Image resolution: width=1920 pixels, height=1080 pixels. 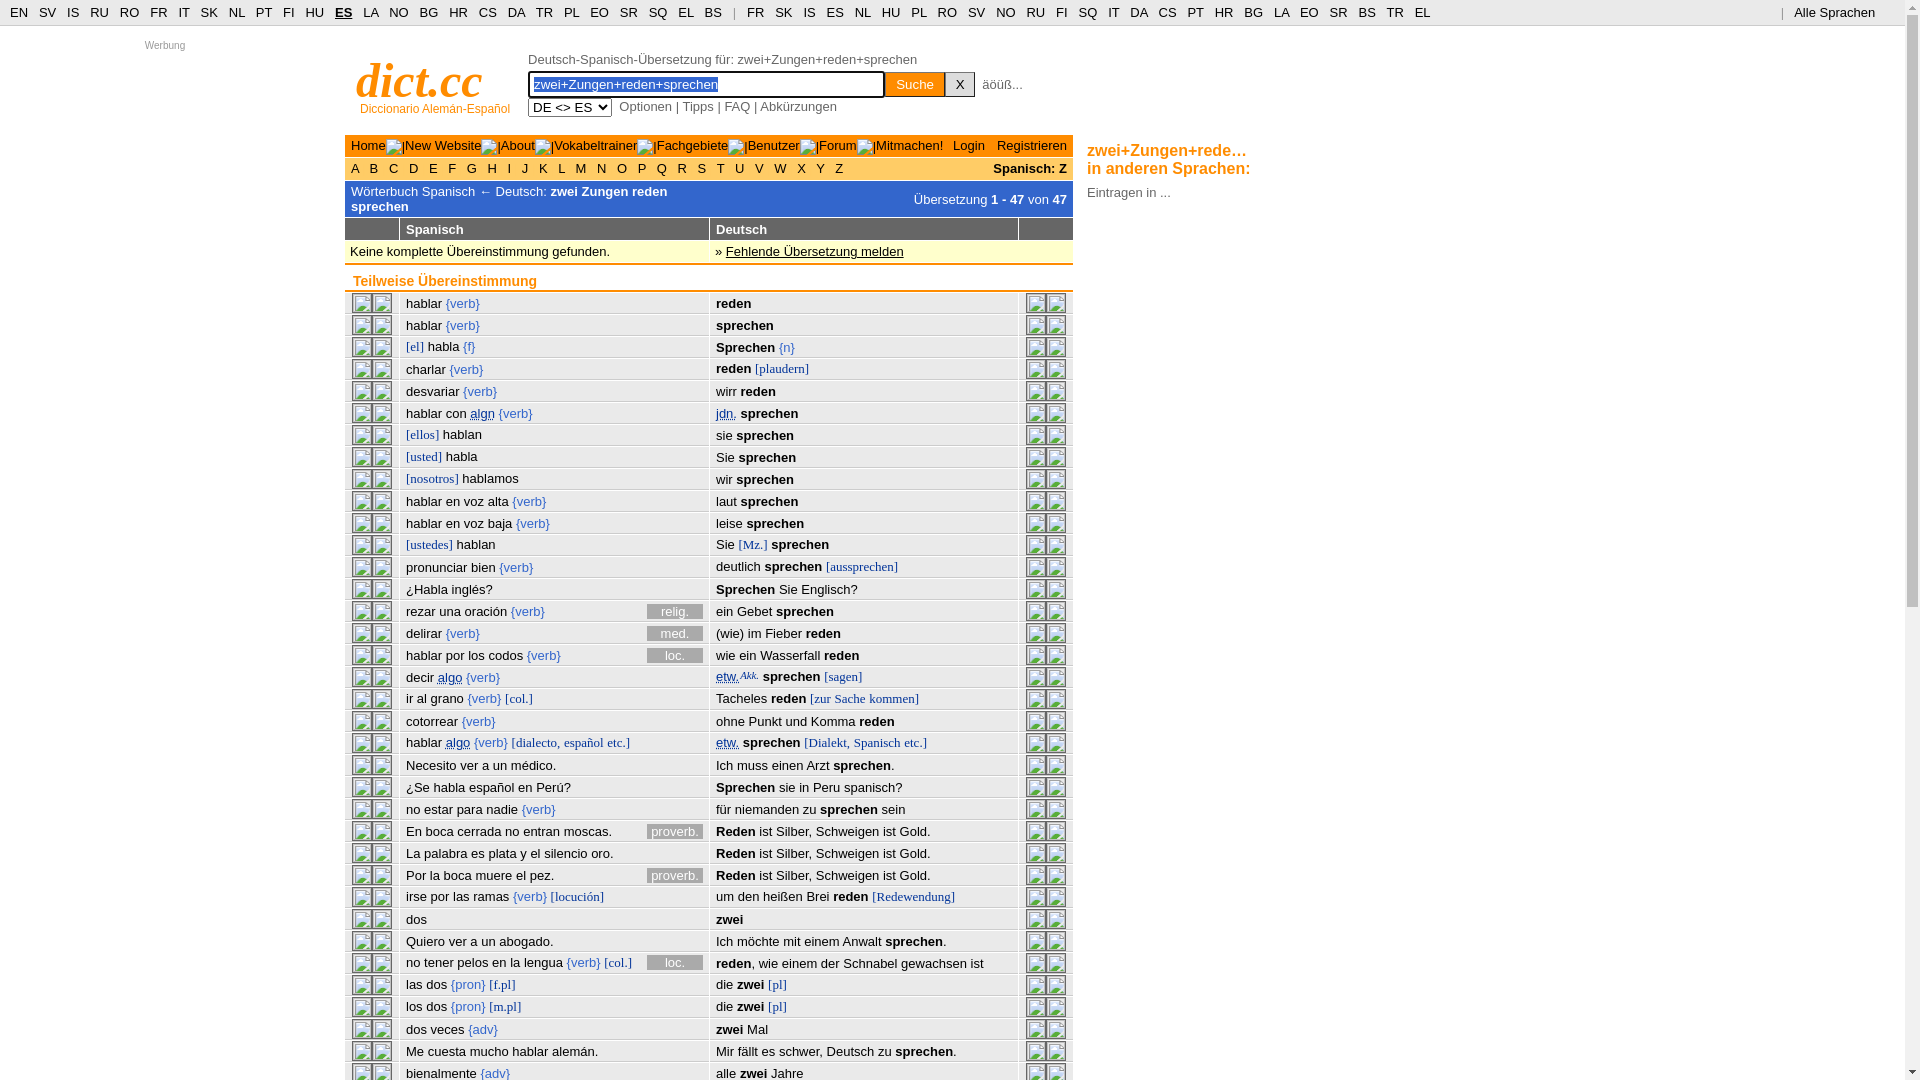 What do you see at coordinates (403, 167) in the screenshot?
I see `'D'` at bounding box center [403, 167].